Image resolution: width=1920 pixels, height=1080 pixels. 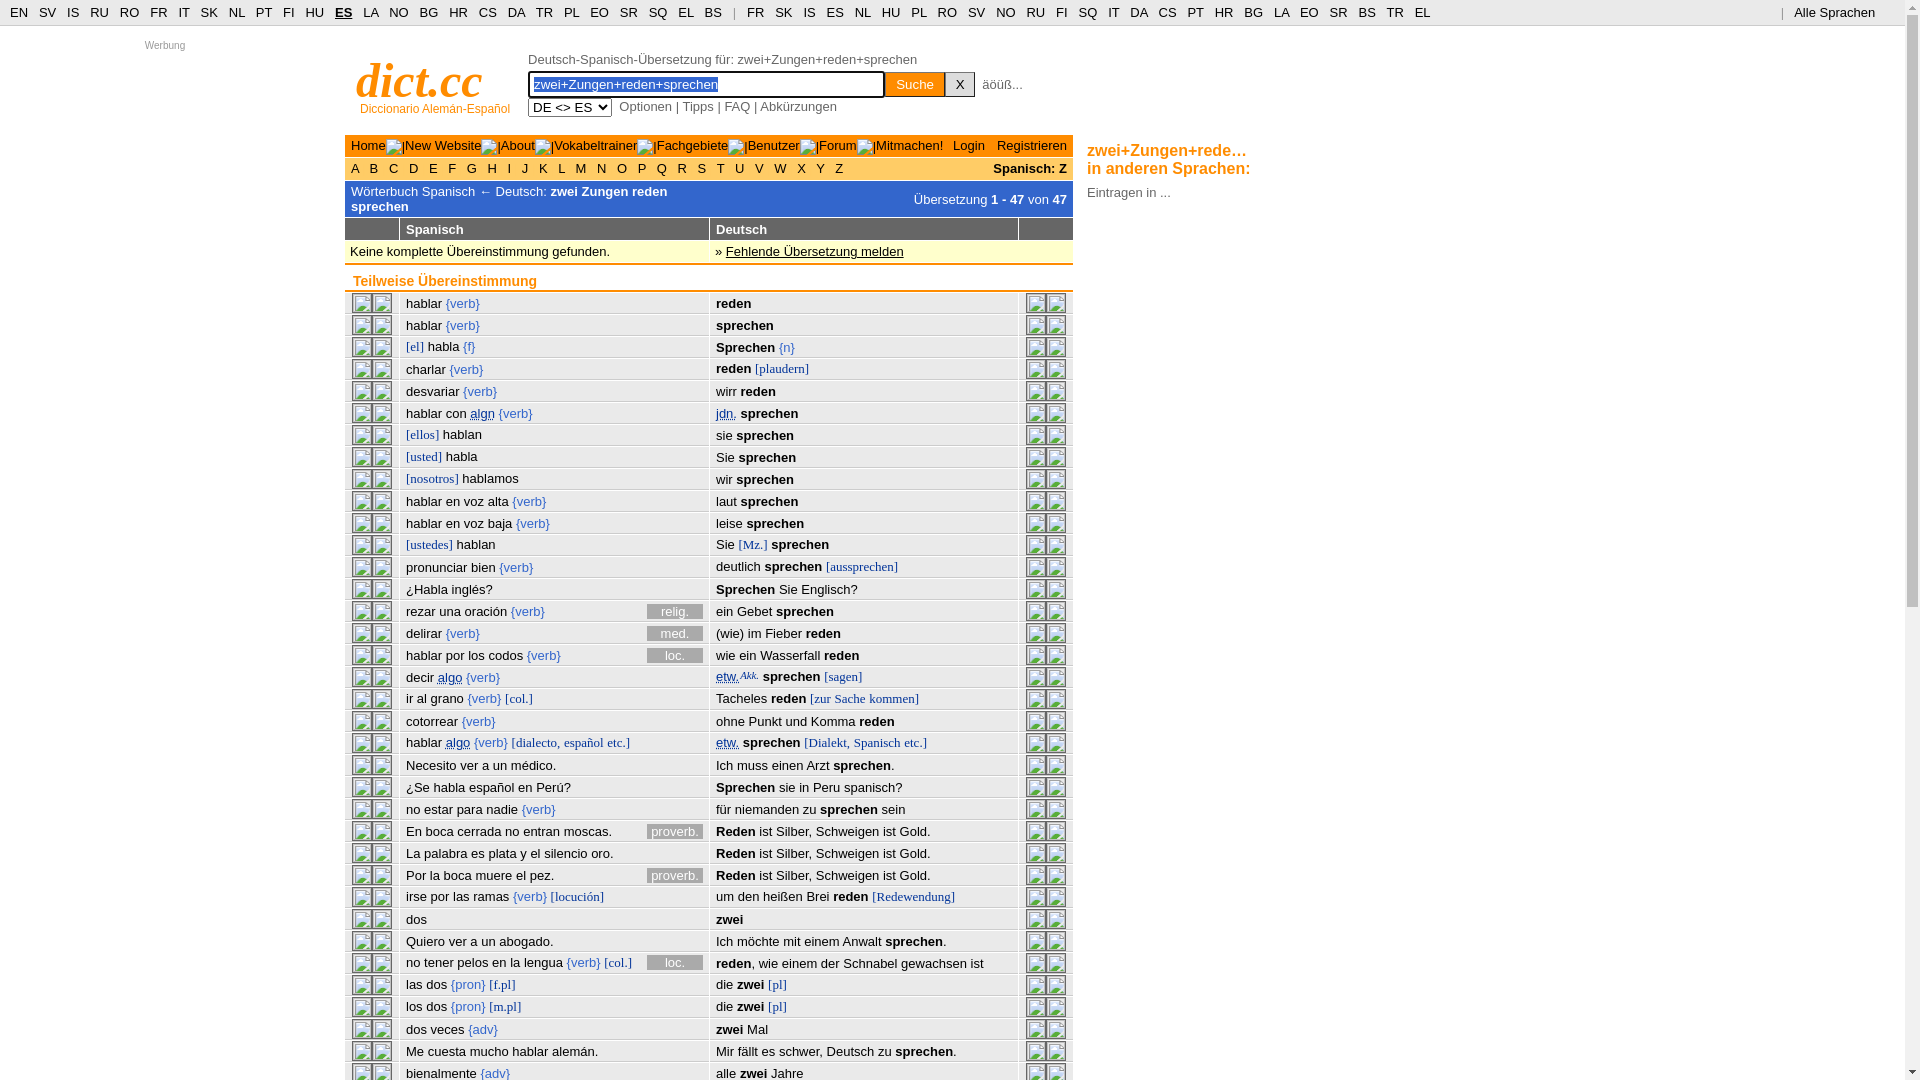 What do you see at coordinates (403, 167) in the screenshot?
I see `'D'` at bounding box center [403, 167].